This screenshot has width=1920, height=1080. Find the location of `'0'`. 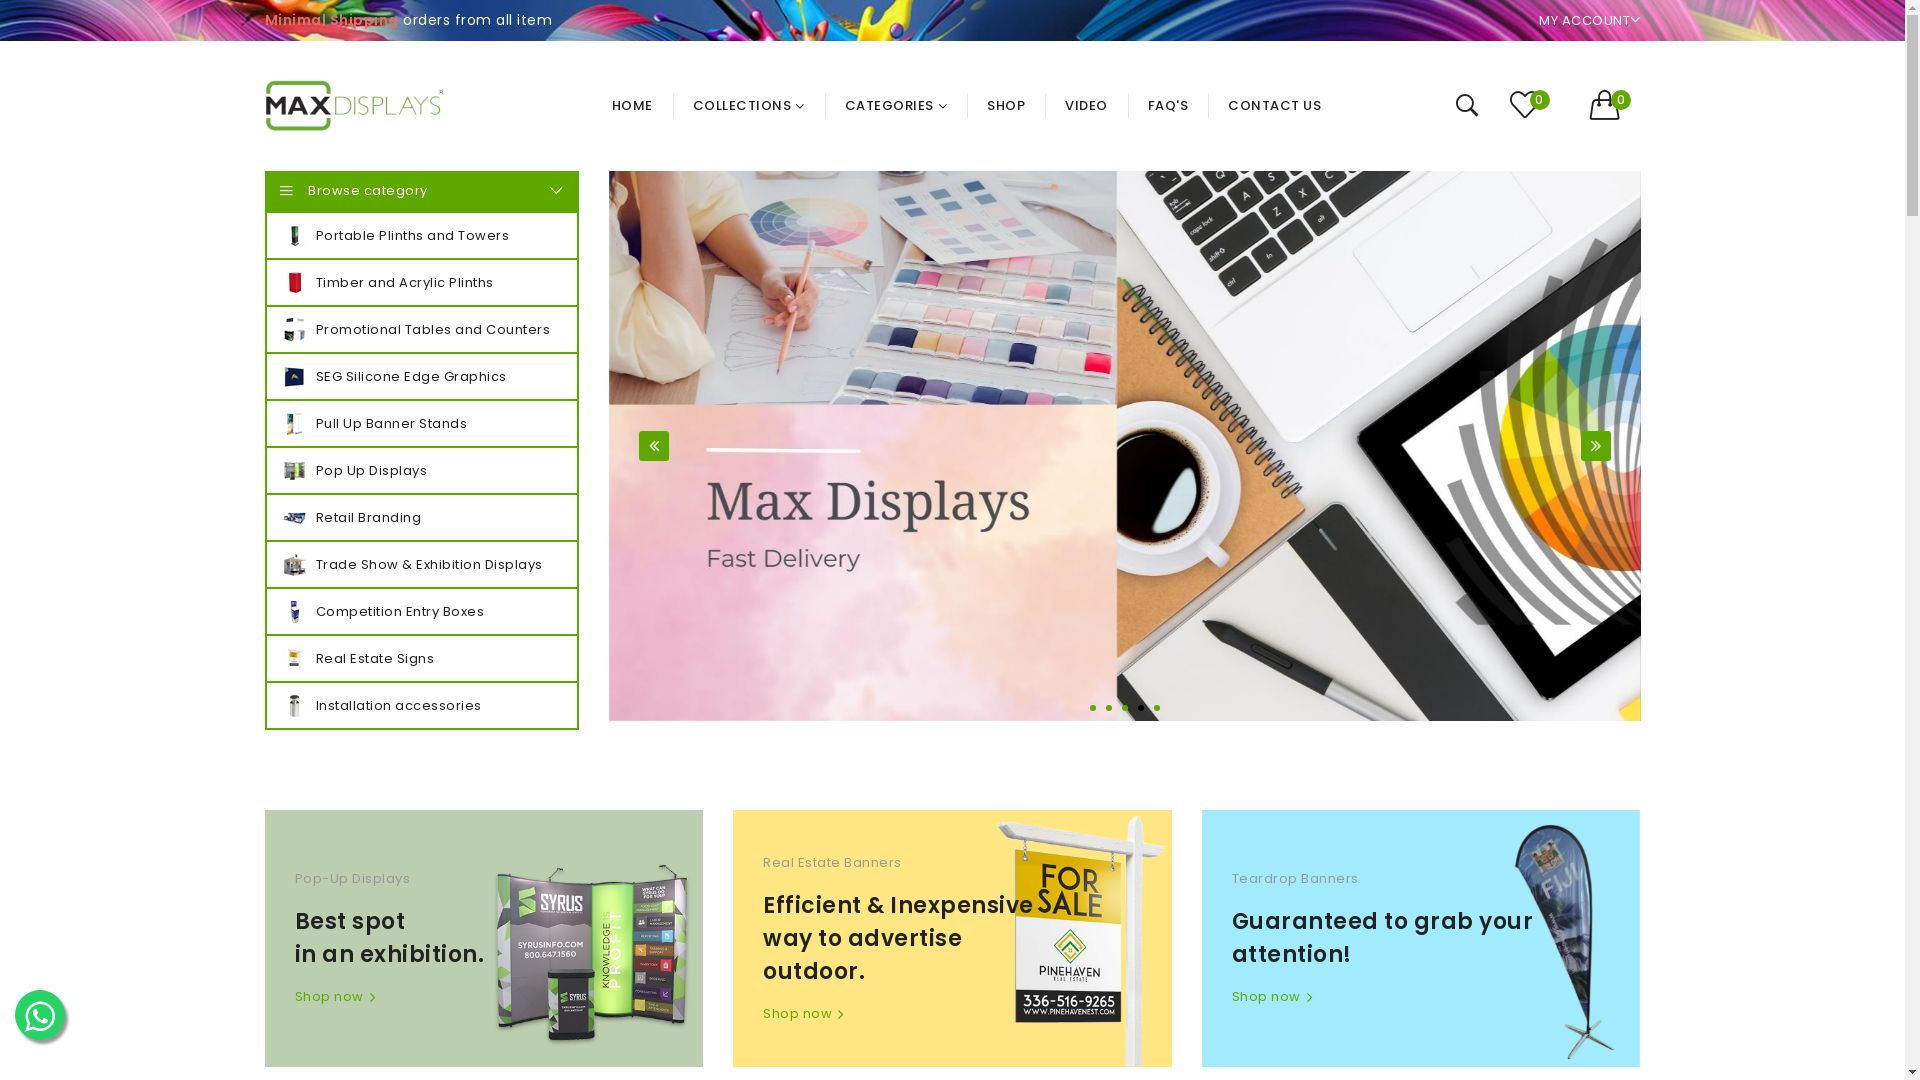

'0' is located at coordinates (1534, 106).